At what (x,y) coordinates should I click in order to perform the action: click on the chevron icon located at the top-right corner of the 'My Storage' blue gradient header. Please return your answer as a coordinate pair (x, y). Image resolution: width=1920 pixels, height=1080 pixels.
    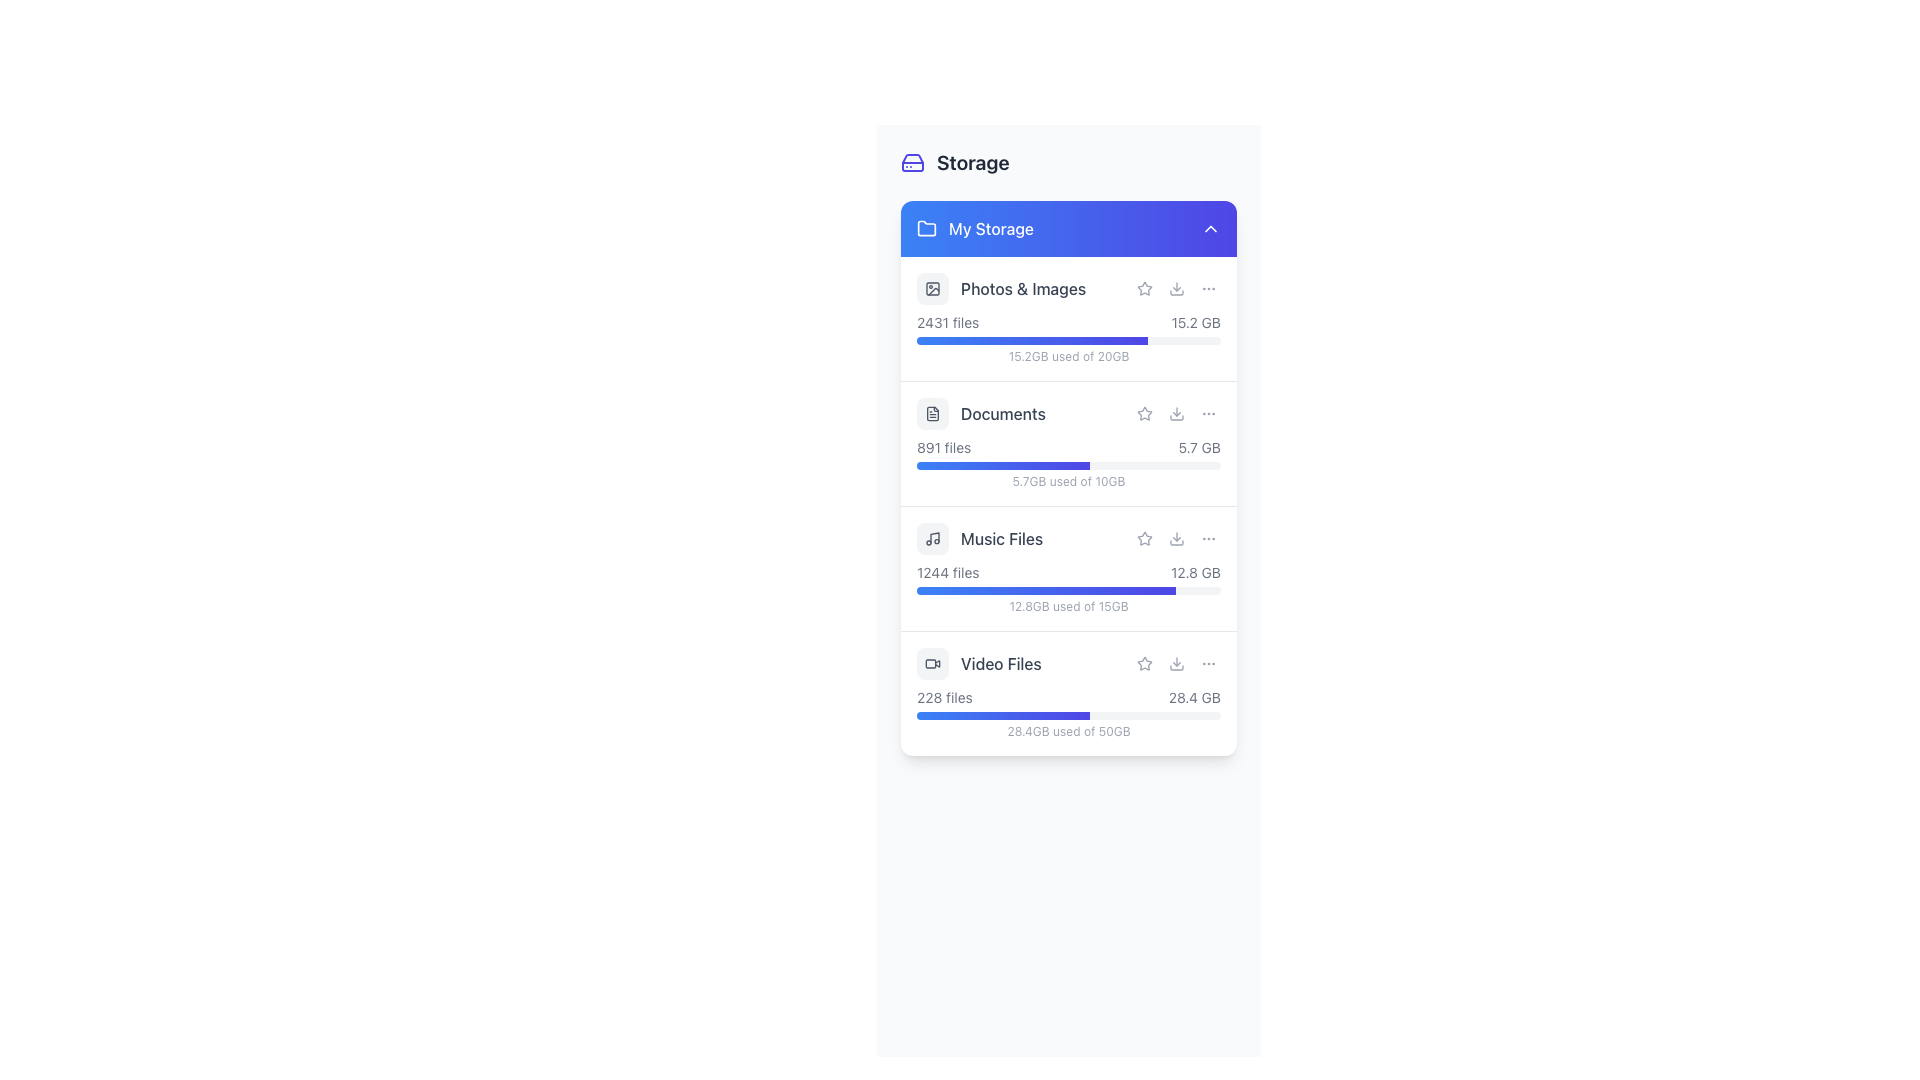
    Looking at the image, I should click on (1209, 227).